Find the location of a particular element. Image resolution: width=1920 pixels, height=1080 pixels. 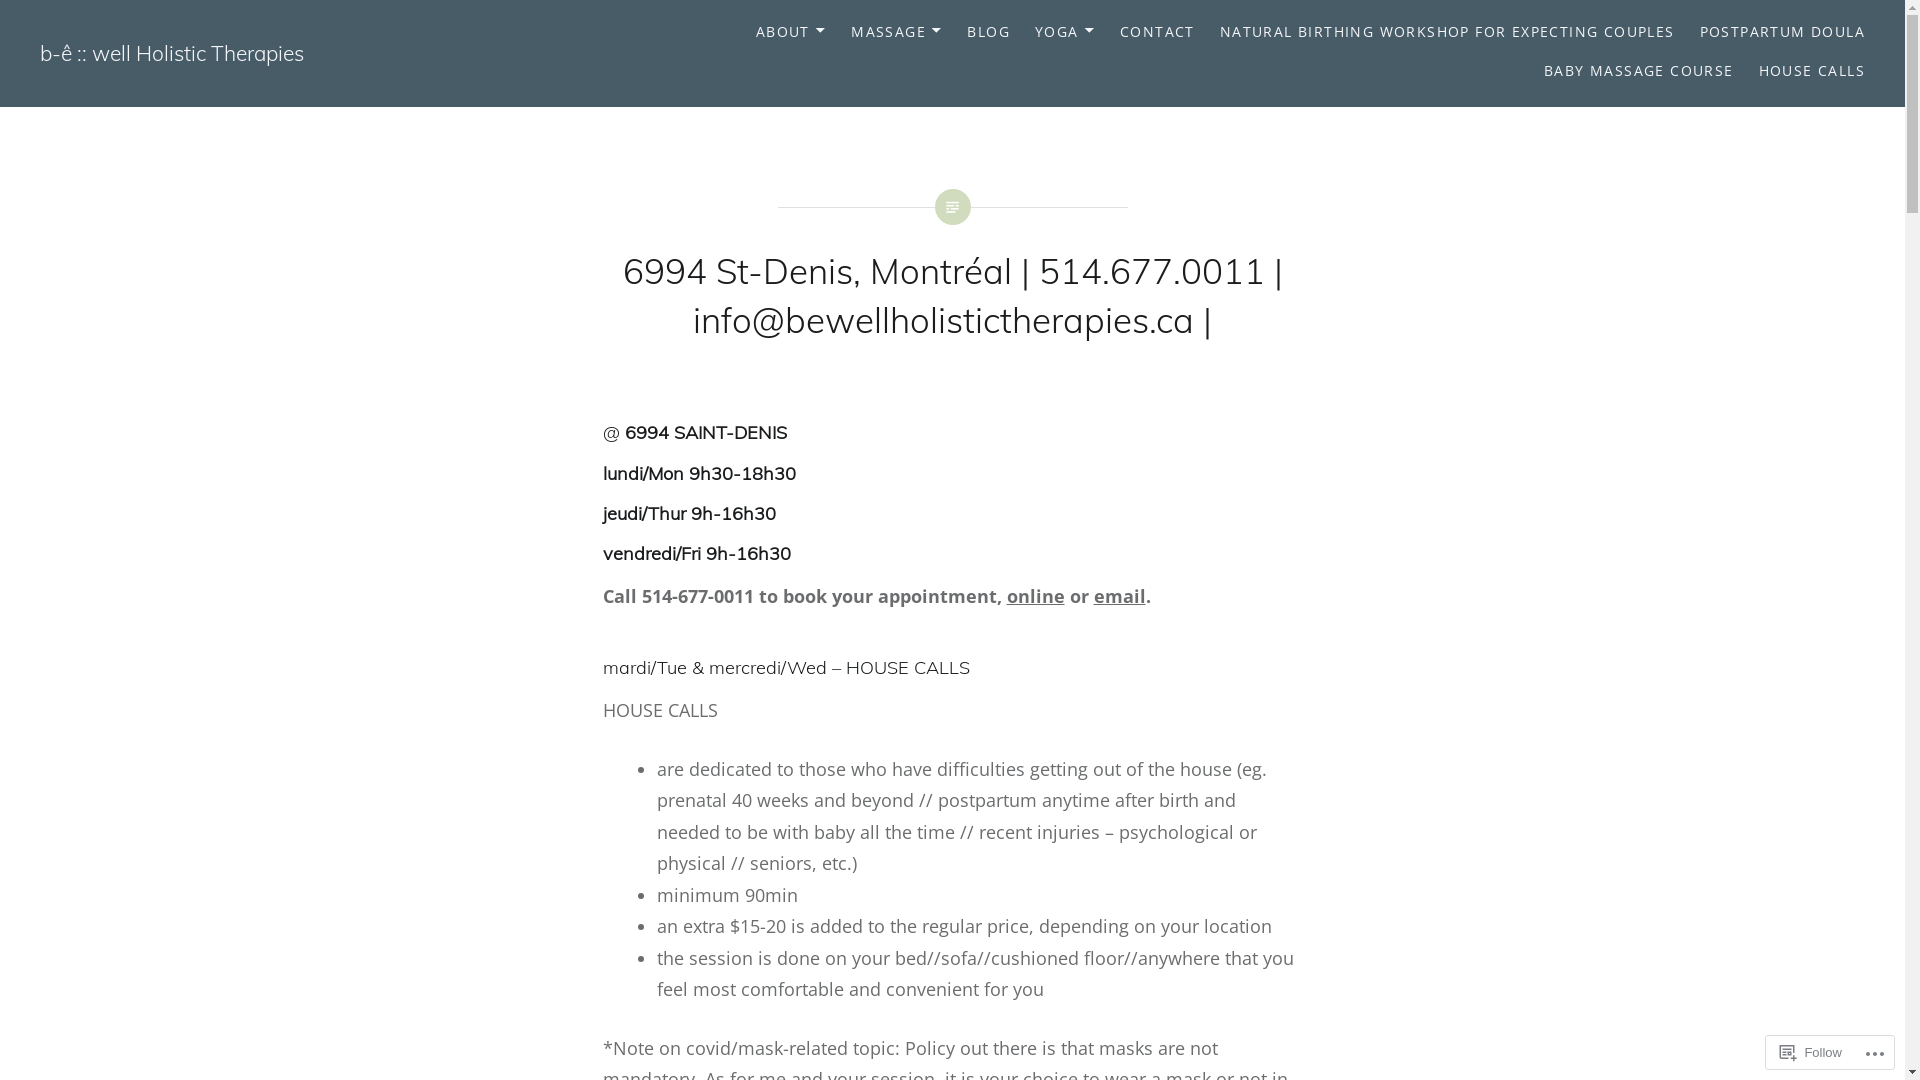

'ABOUT' is located at coordinates (790, 32).